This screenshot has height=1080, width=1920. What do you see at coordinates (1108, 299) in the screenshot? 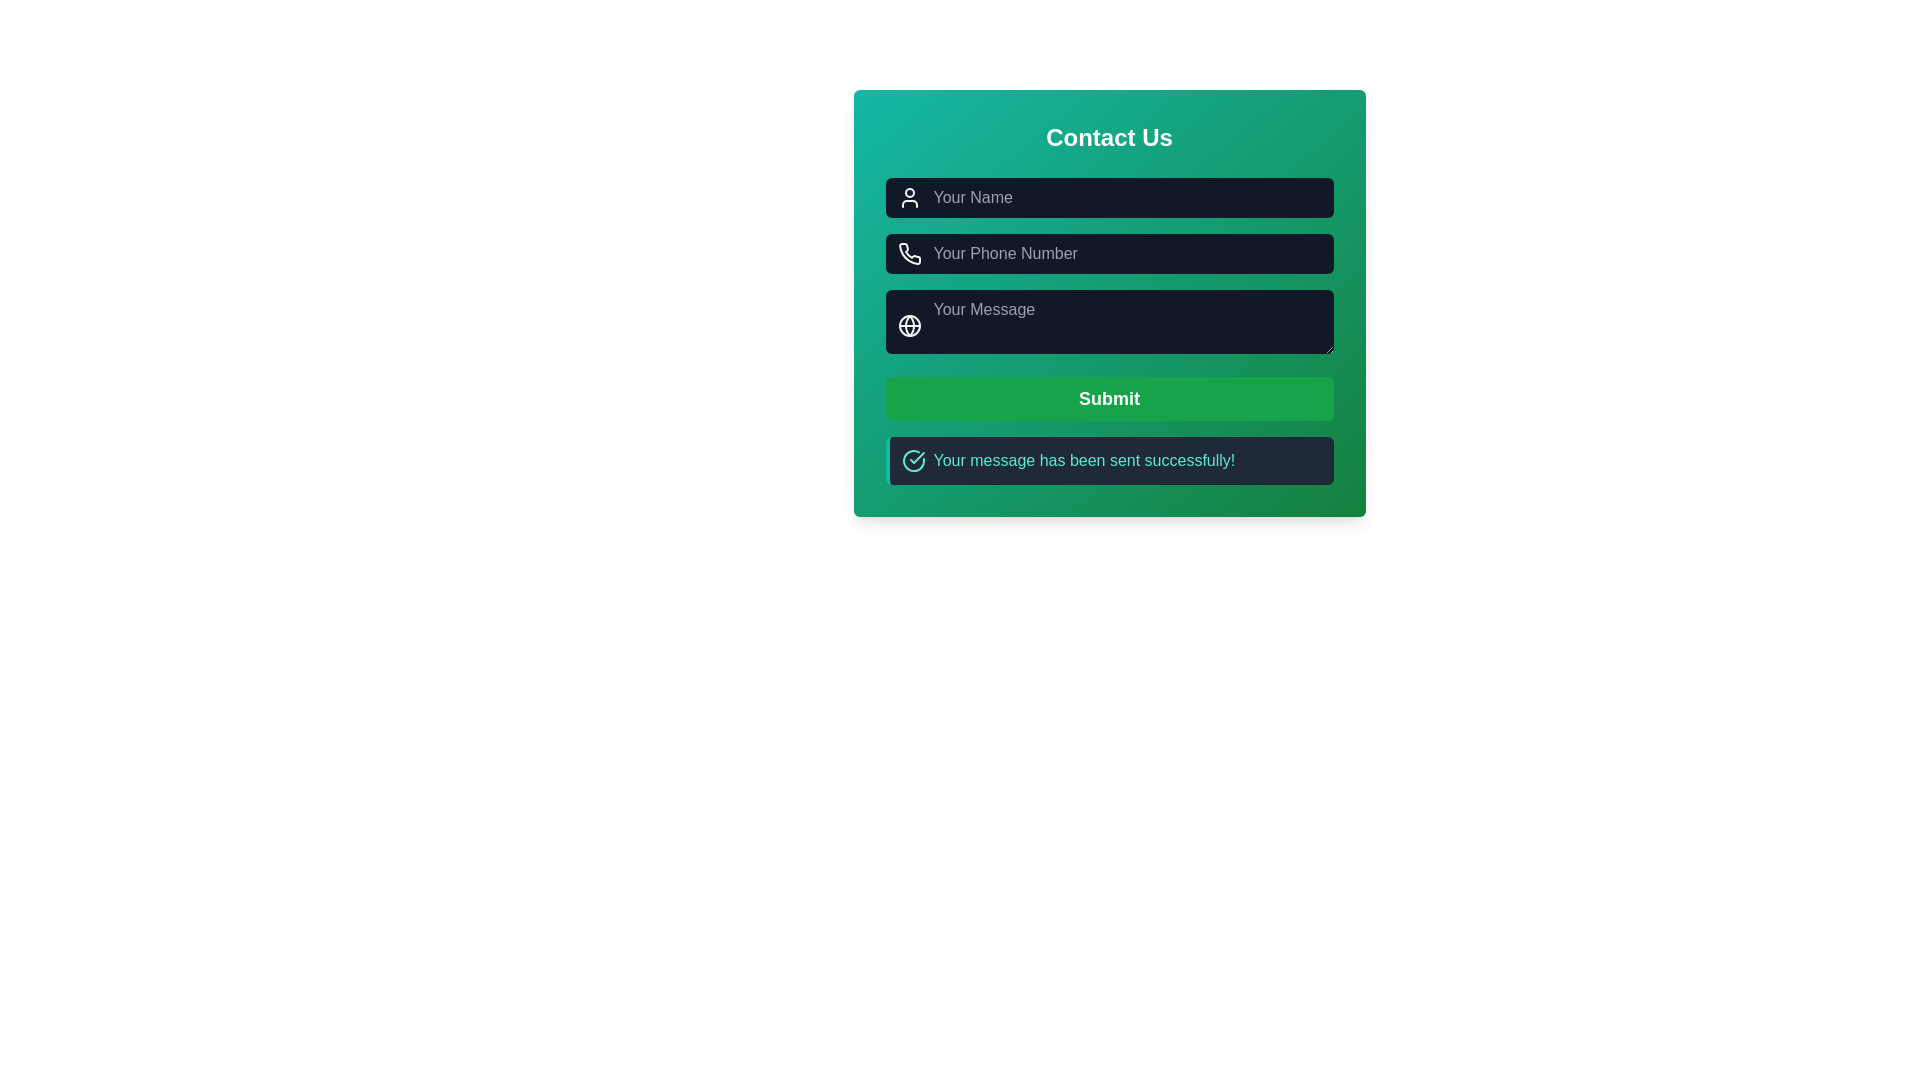
I see `the dark input field with rounded corners labeled 'Your Message' to focus on it` at bounding box center [1108, 299].